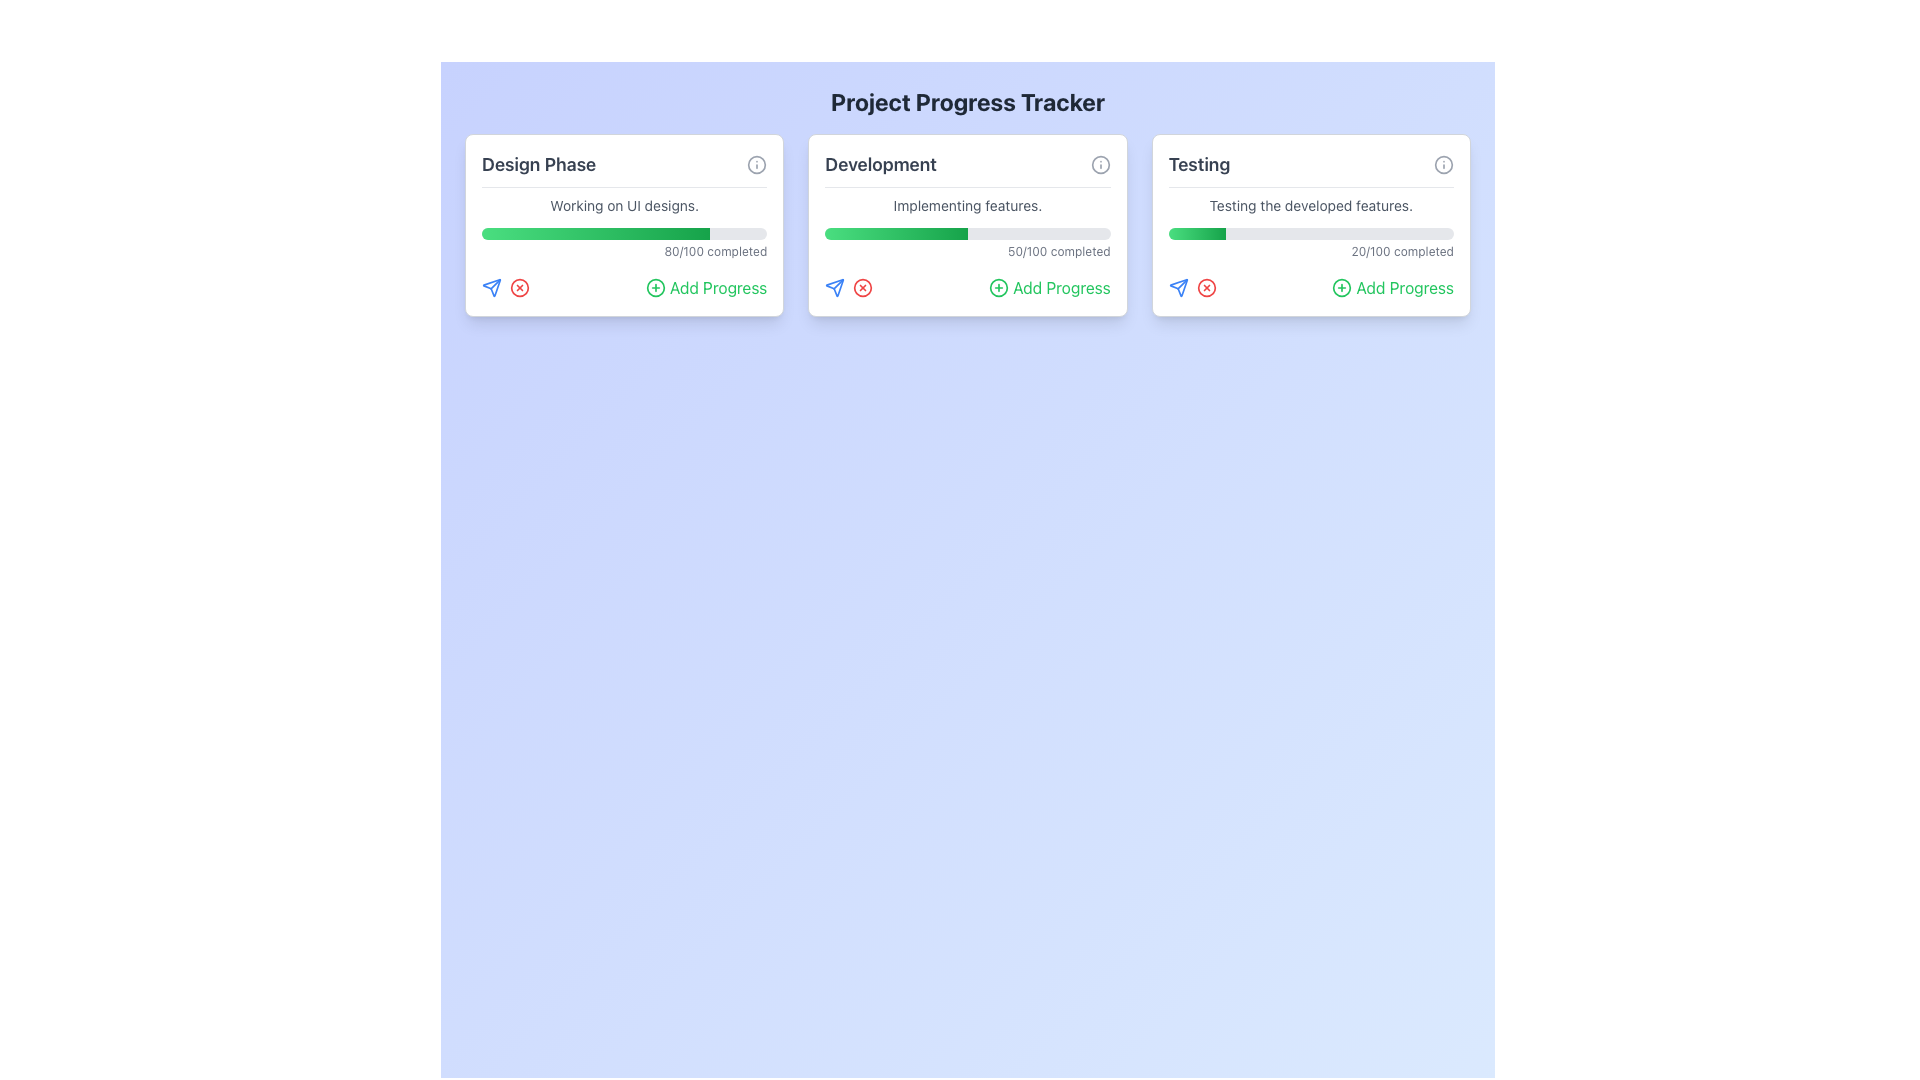 Image resolution: width=1920 pixels, height=1080 pixels. What do you see at coordinates (1223, 233) in the screenshot?
I see `the progress value` at bounding box center [1223, 233].